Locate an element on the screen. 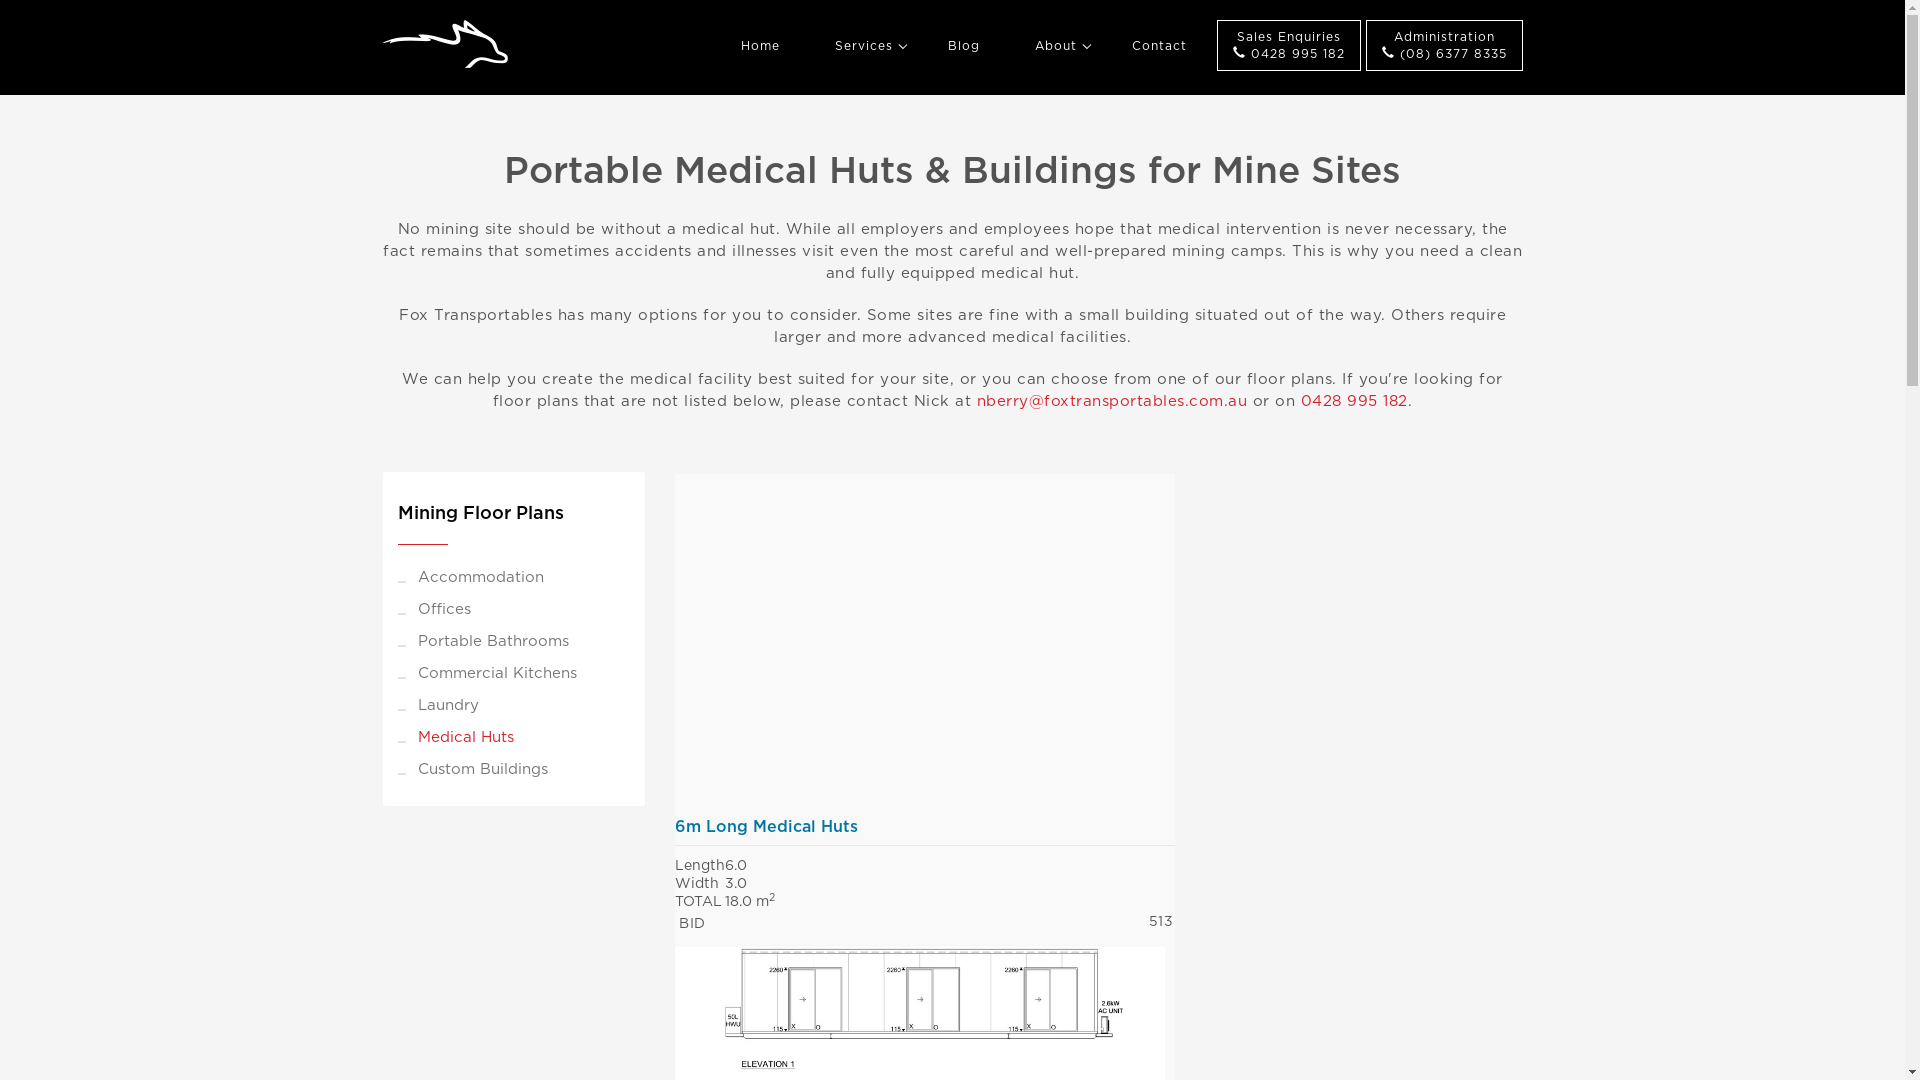 The height and width of the screenshot is (1080, 1920). 'Sales Enquiries is located at coordinates (1287, 45).